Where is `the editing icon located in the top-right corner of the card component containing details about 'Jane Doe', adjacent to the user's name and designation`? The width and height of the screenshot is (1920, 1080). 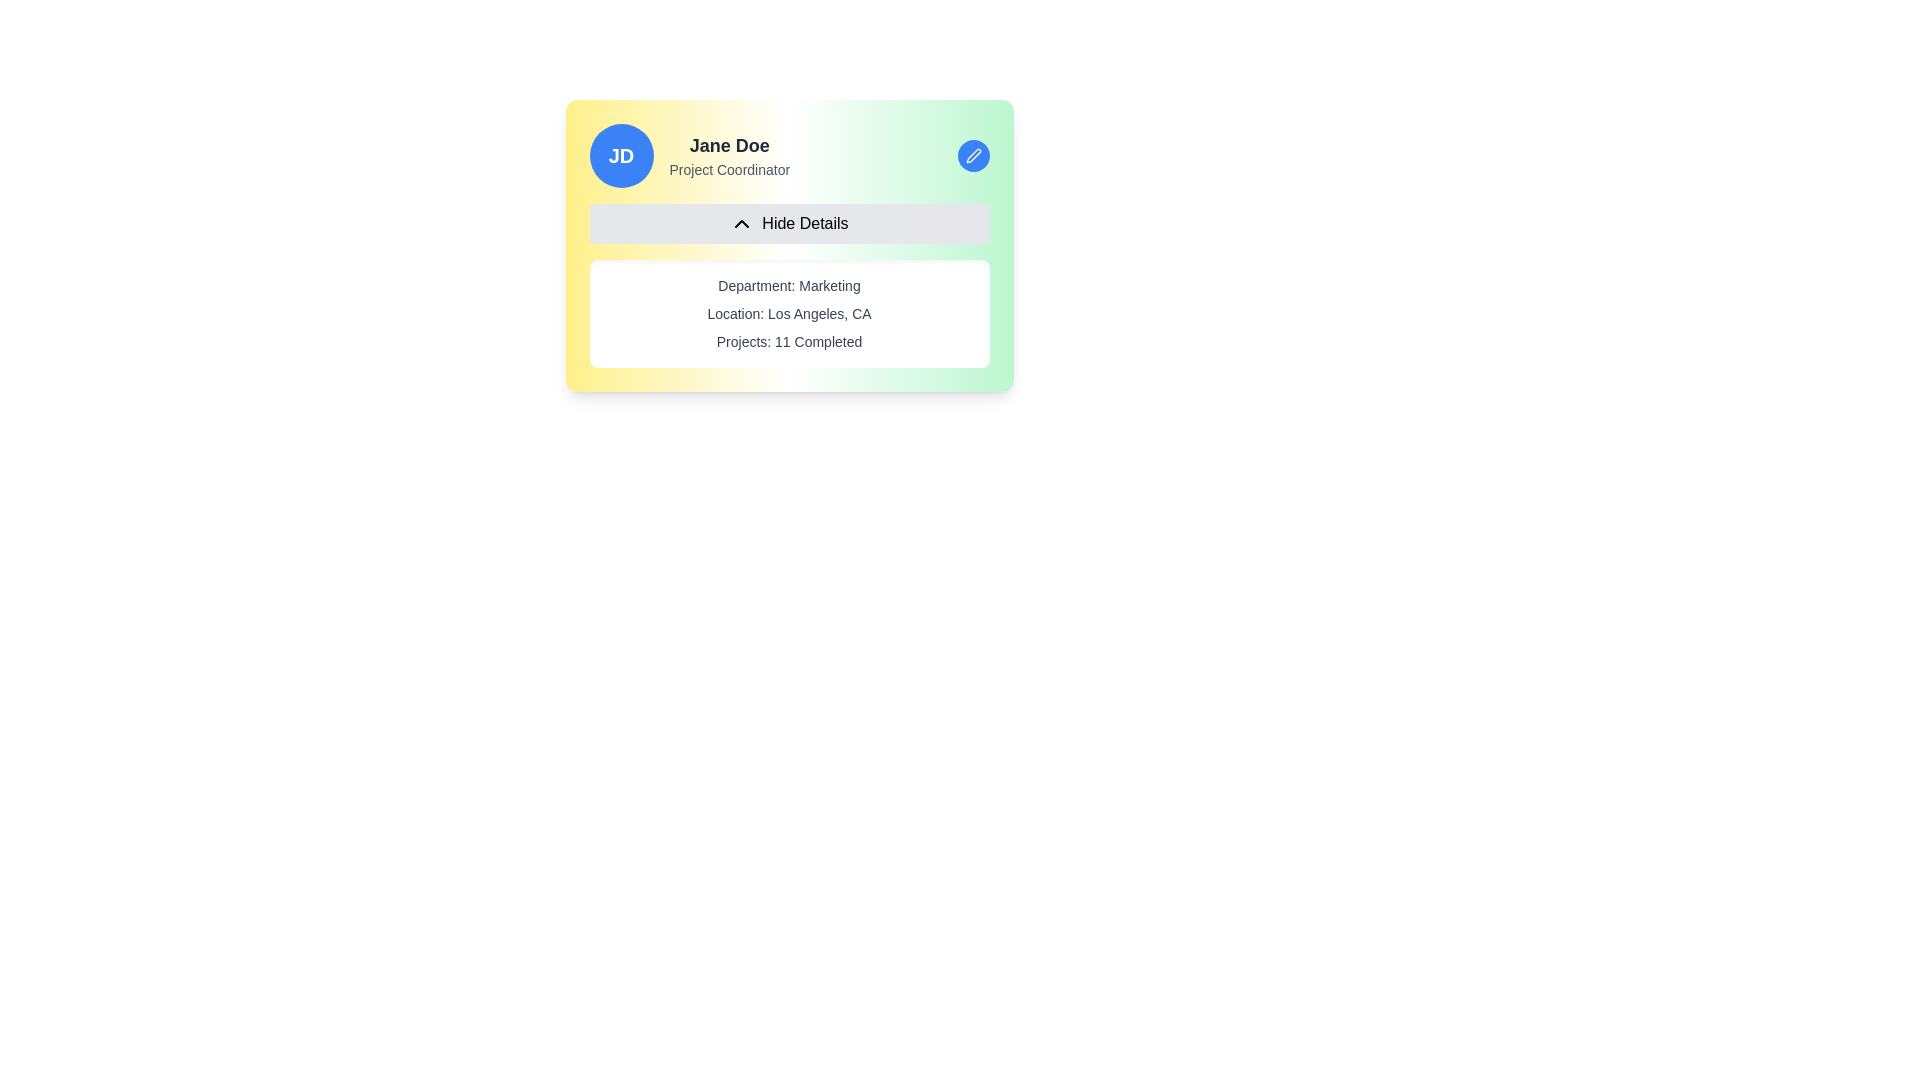 the editing icon located in the top-right corner of the card component containing details about 'Jane Doe', adjacent to the user's name and designation is located at coordinates (973, 154).